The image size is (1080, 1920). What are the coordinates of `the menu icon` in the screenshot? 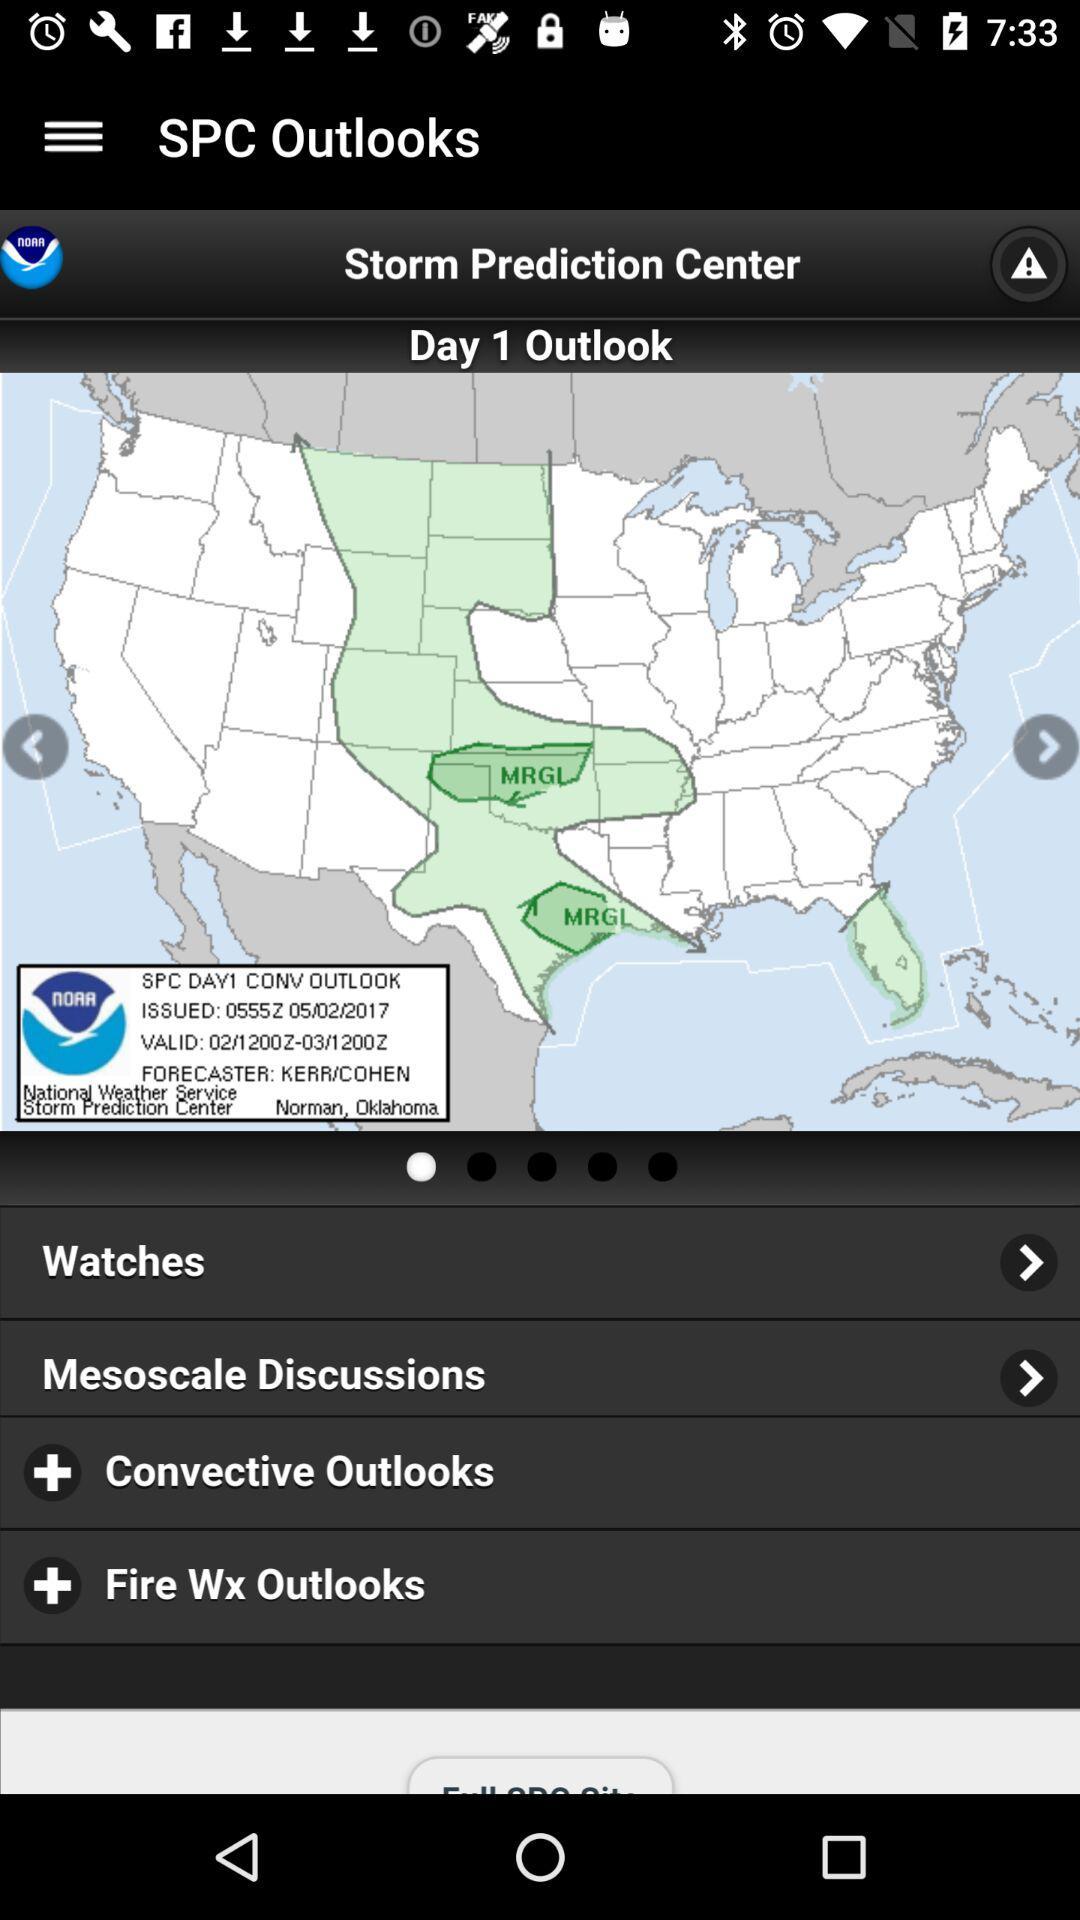 It's located at (72, 135).